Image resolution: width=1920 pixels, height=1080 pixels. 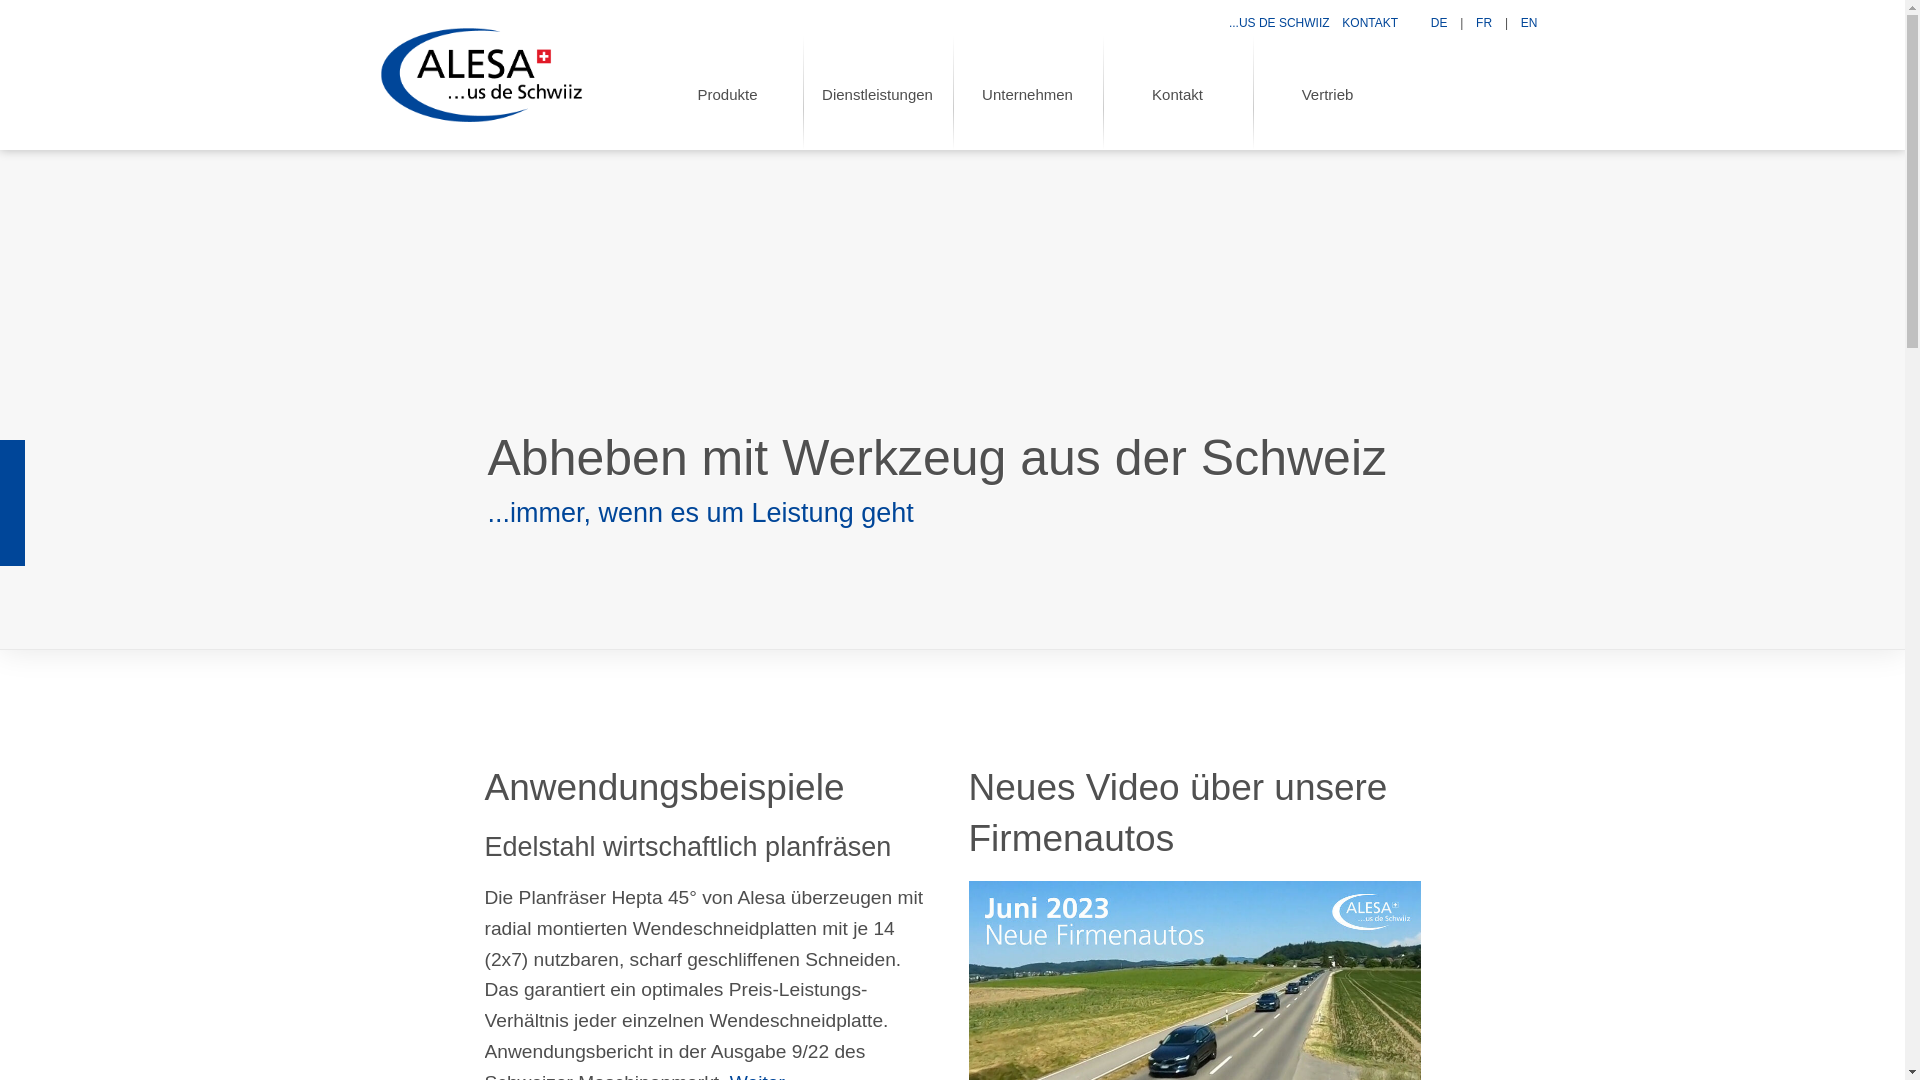 What do you see at coordinates (1368, 23) in the screenshot?
I see `'KONTAKT'` at bounding box center [1368, 23].